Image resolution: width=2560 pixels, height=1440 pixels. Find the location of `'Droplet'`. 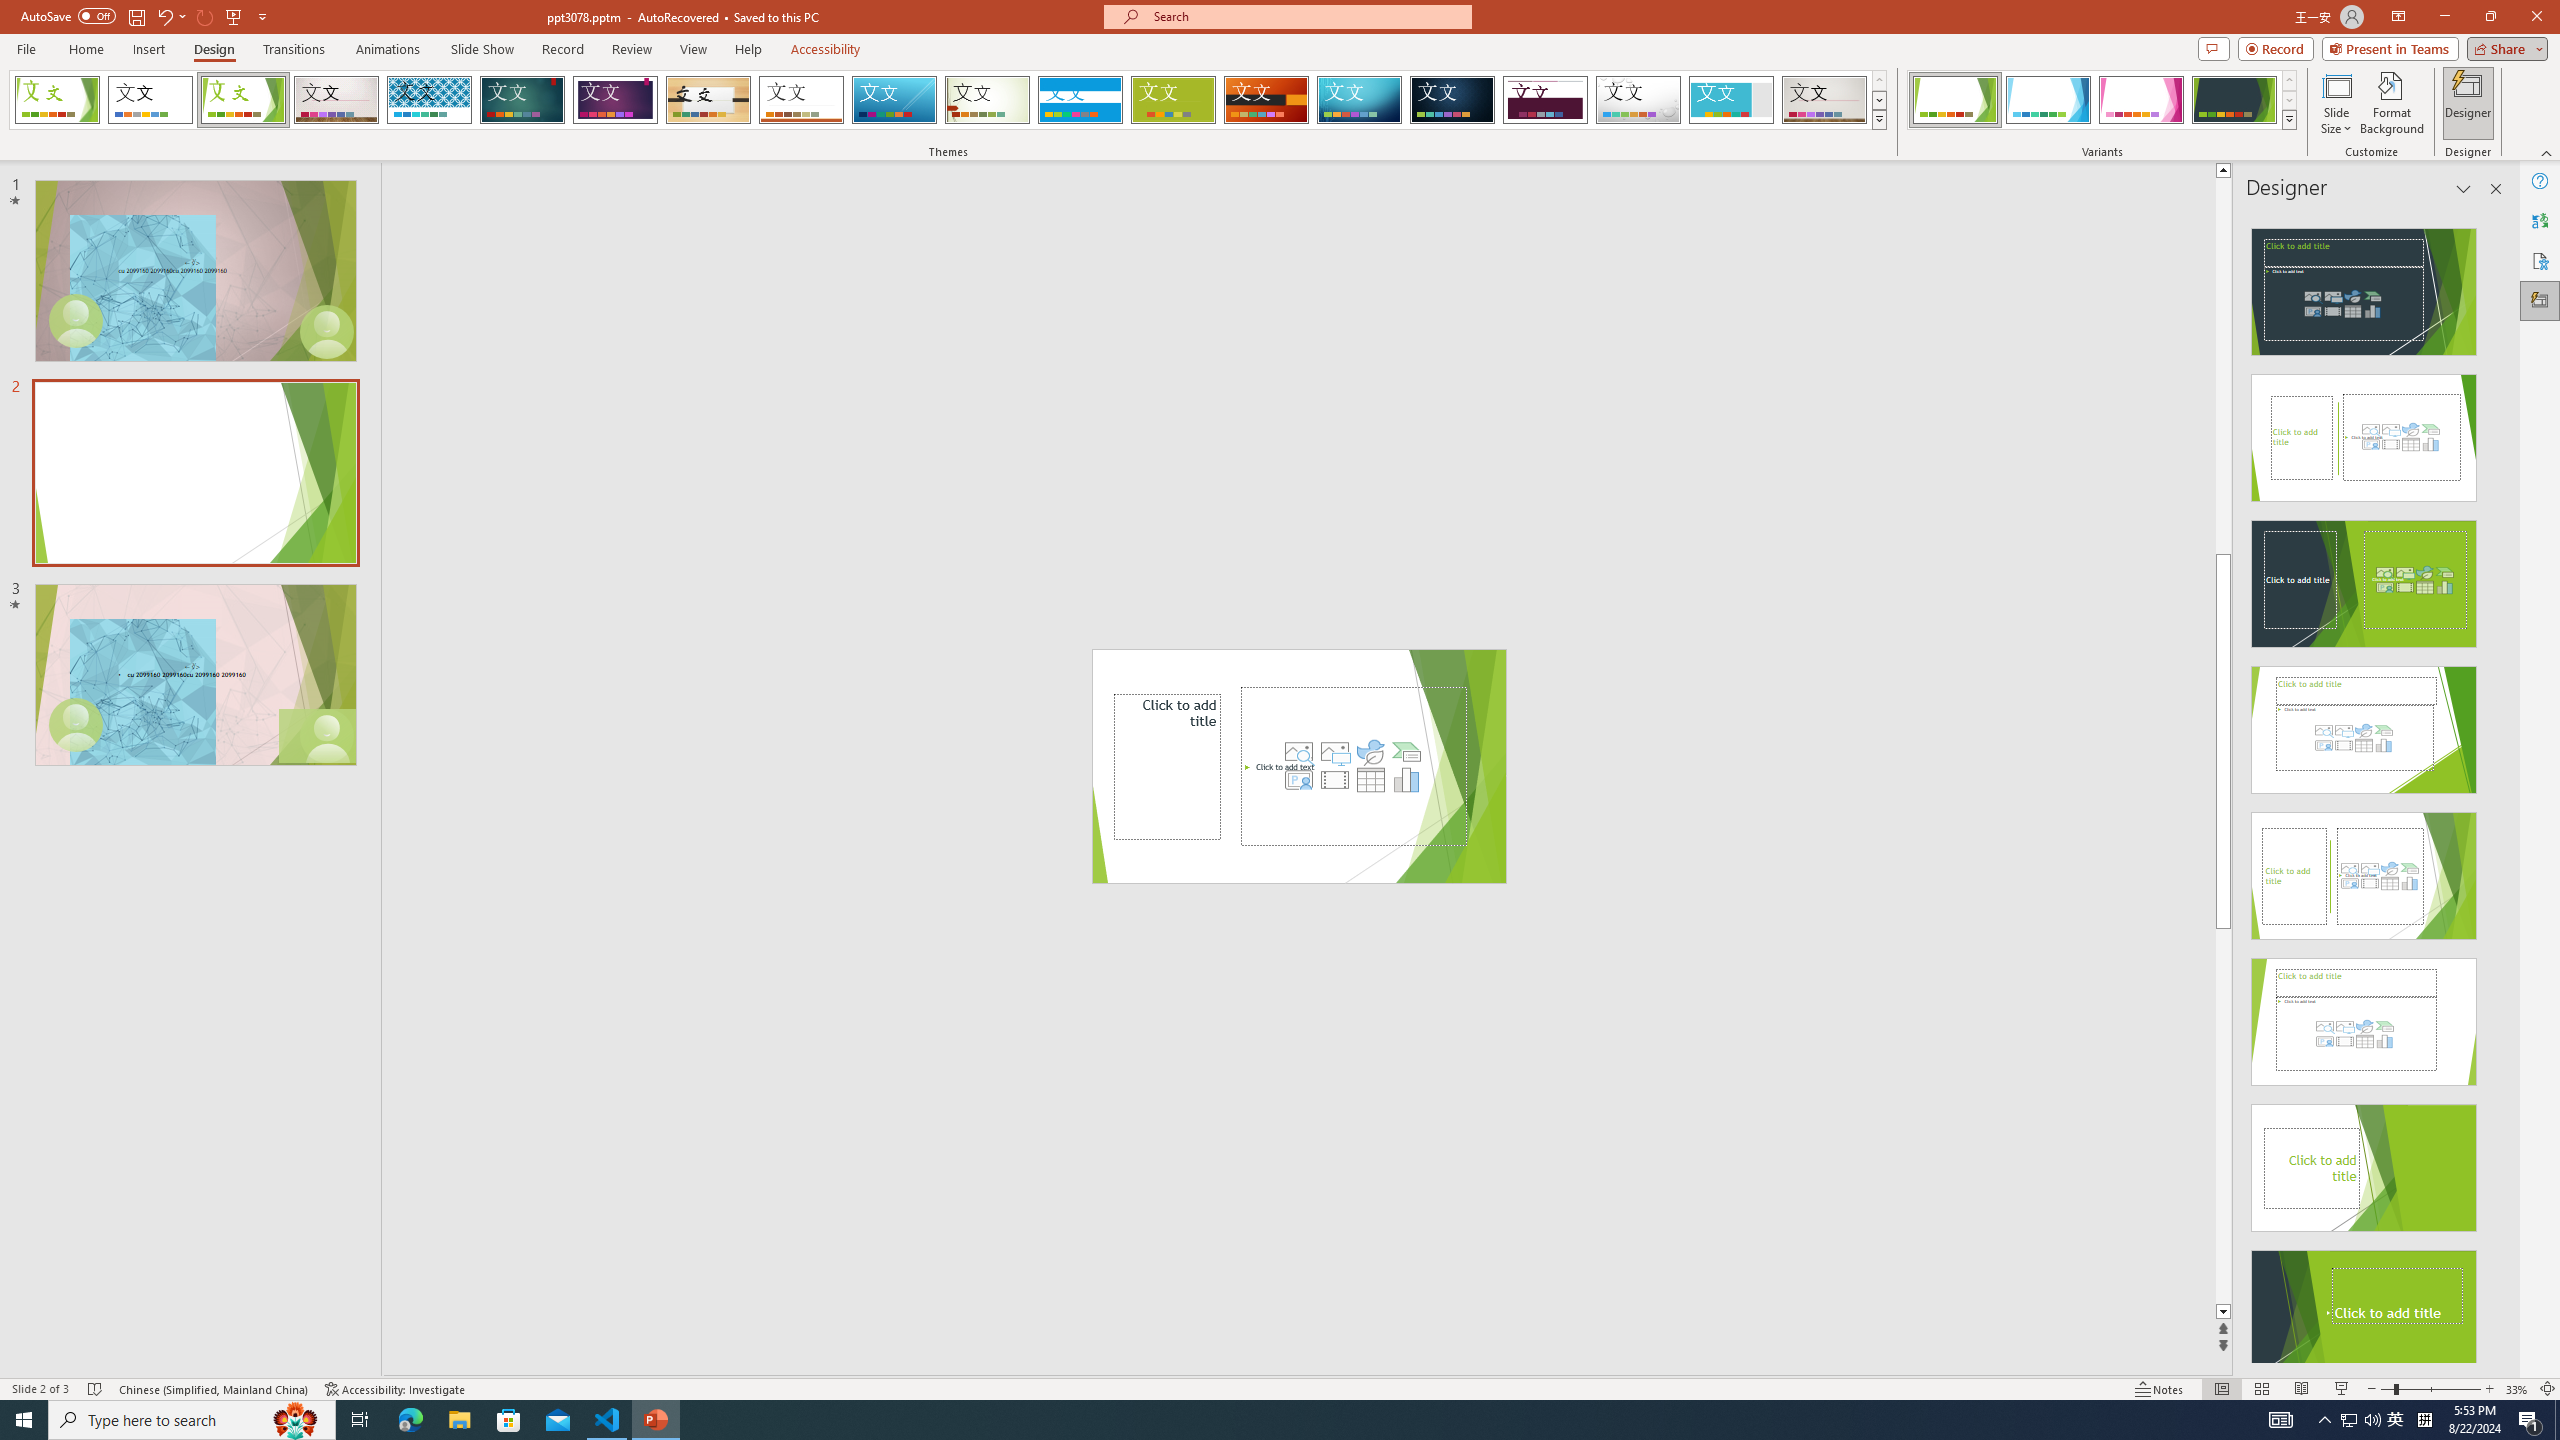

'Droplet' is located at coordinates (1638, 99).